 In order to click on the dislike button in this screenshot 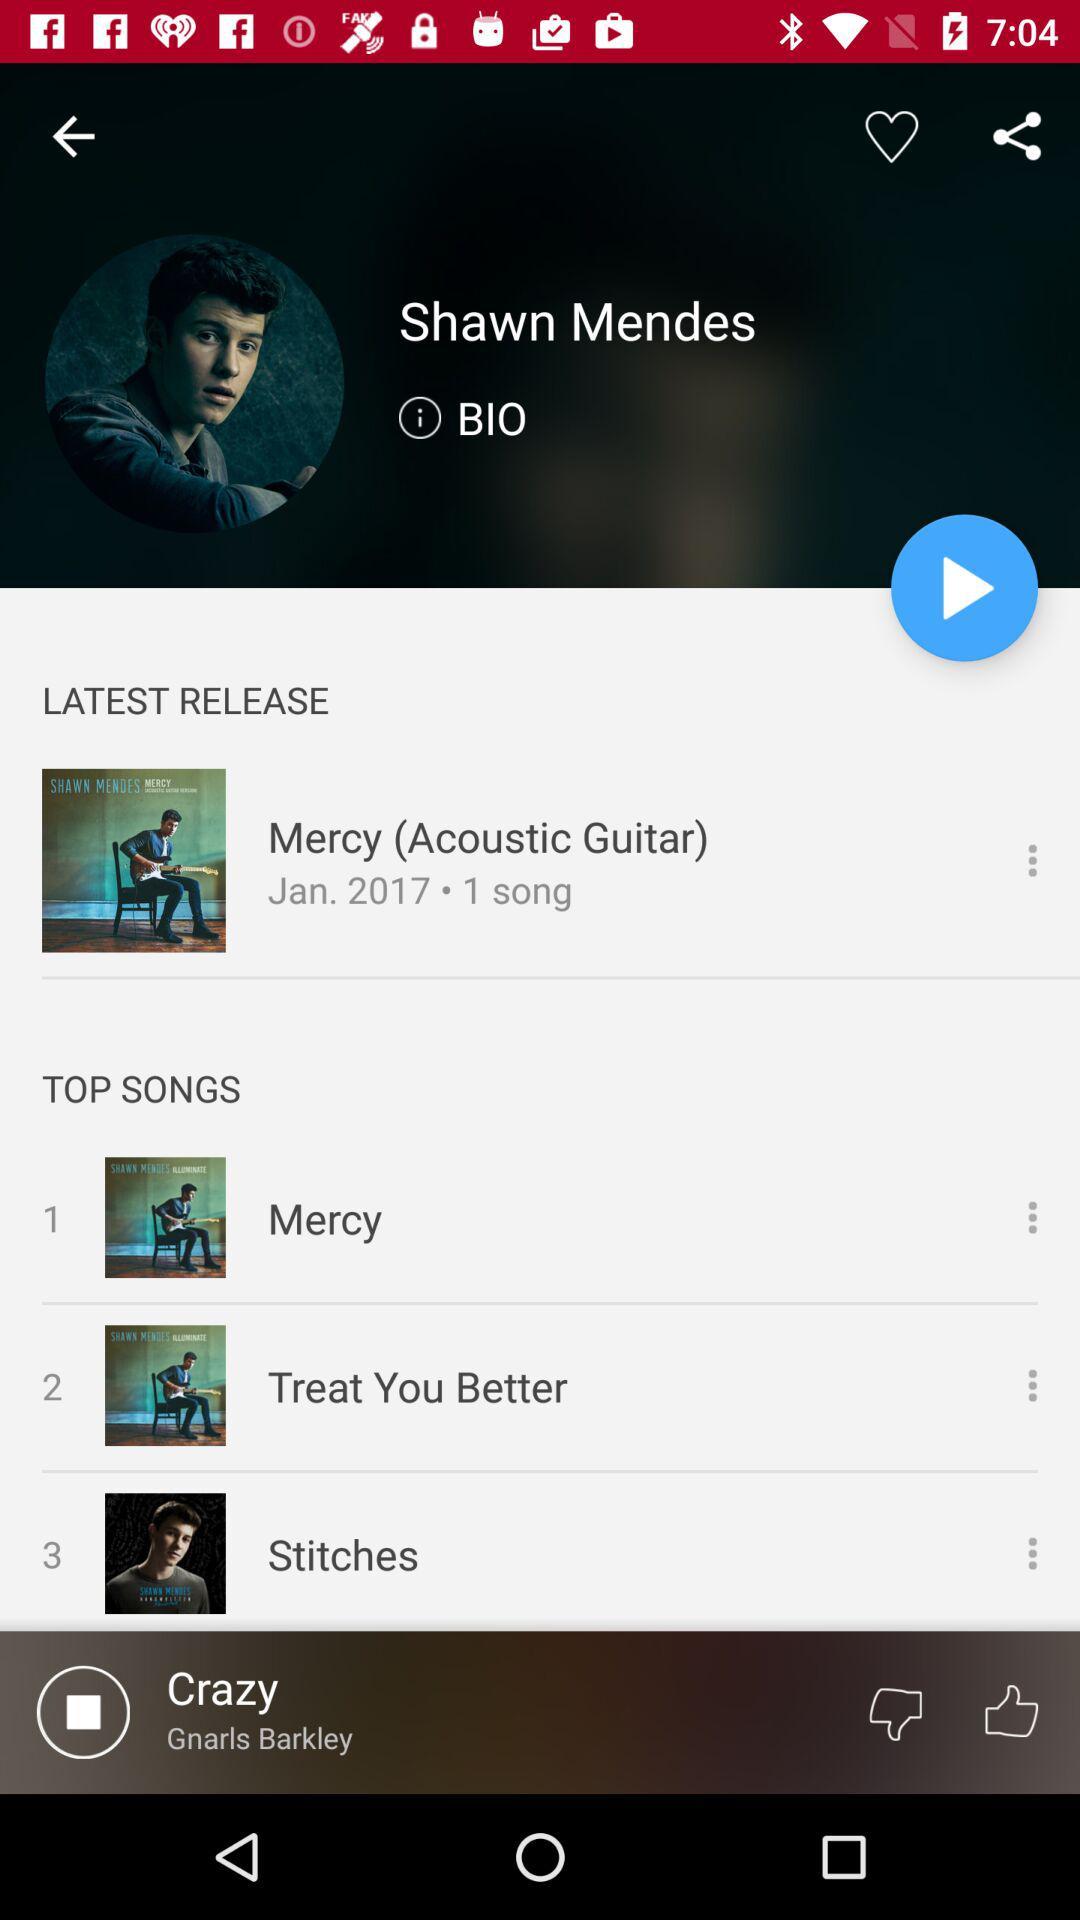, I will do `click(894, 1711)`.